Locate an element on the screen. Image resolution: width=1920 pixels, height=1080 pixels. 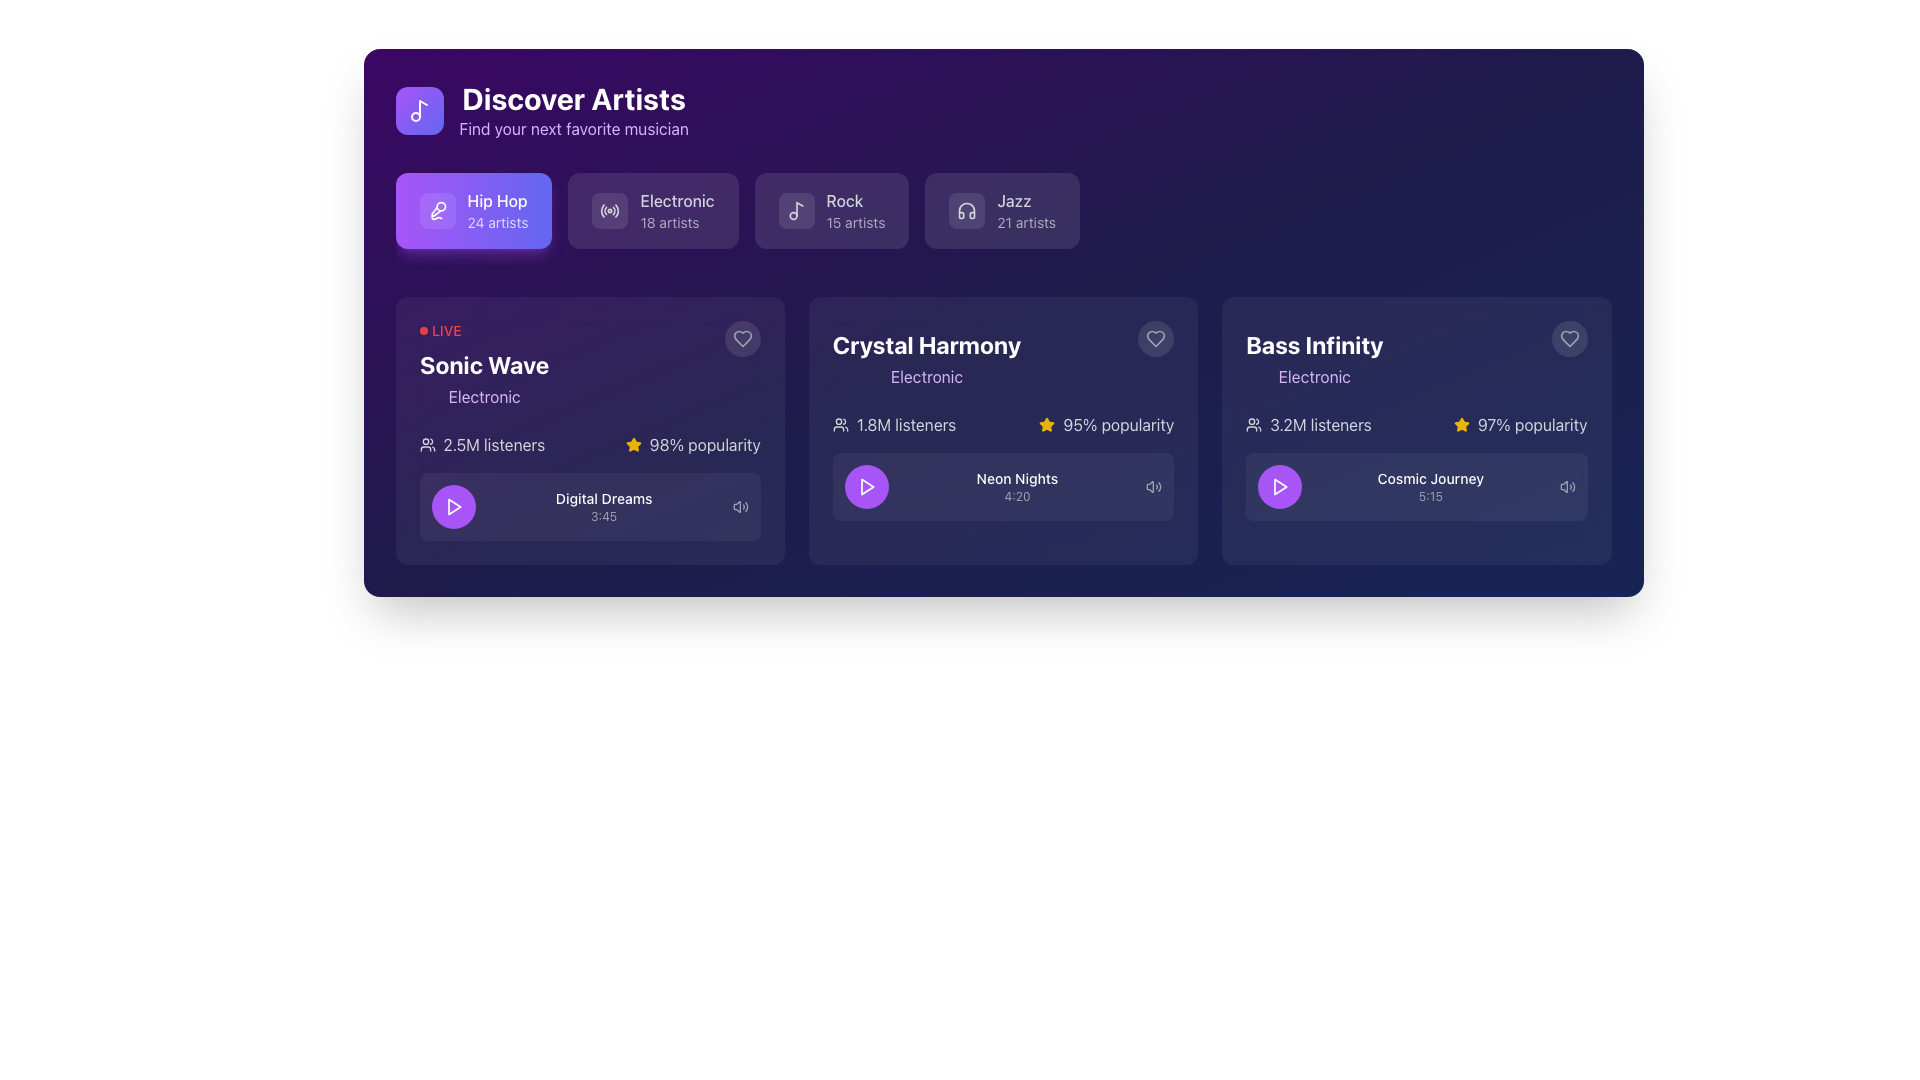
the heart icon button located in the details card labeled 'Bass Infinity' is located at coordinates (1568, 338).